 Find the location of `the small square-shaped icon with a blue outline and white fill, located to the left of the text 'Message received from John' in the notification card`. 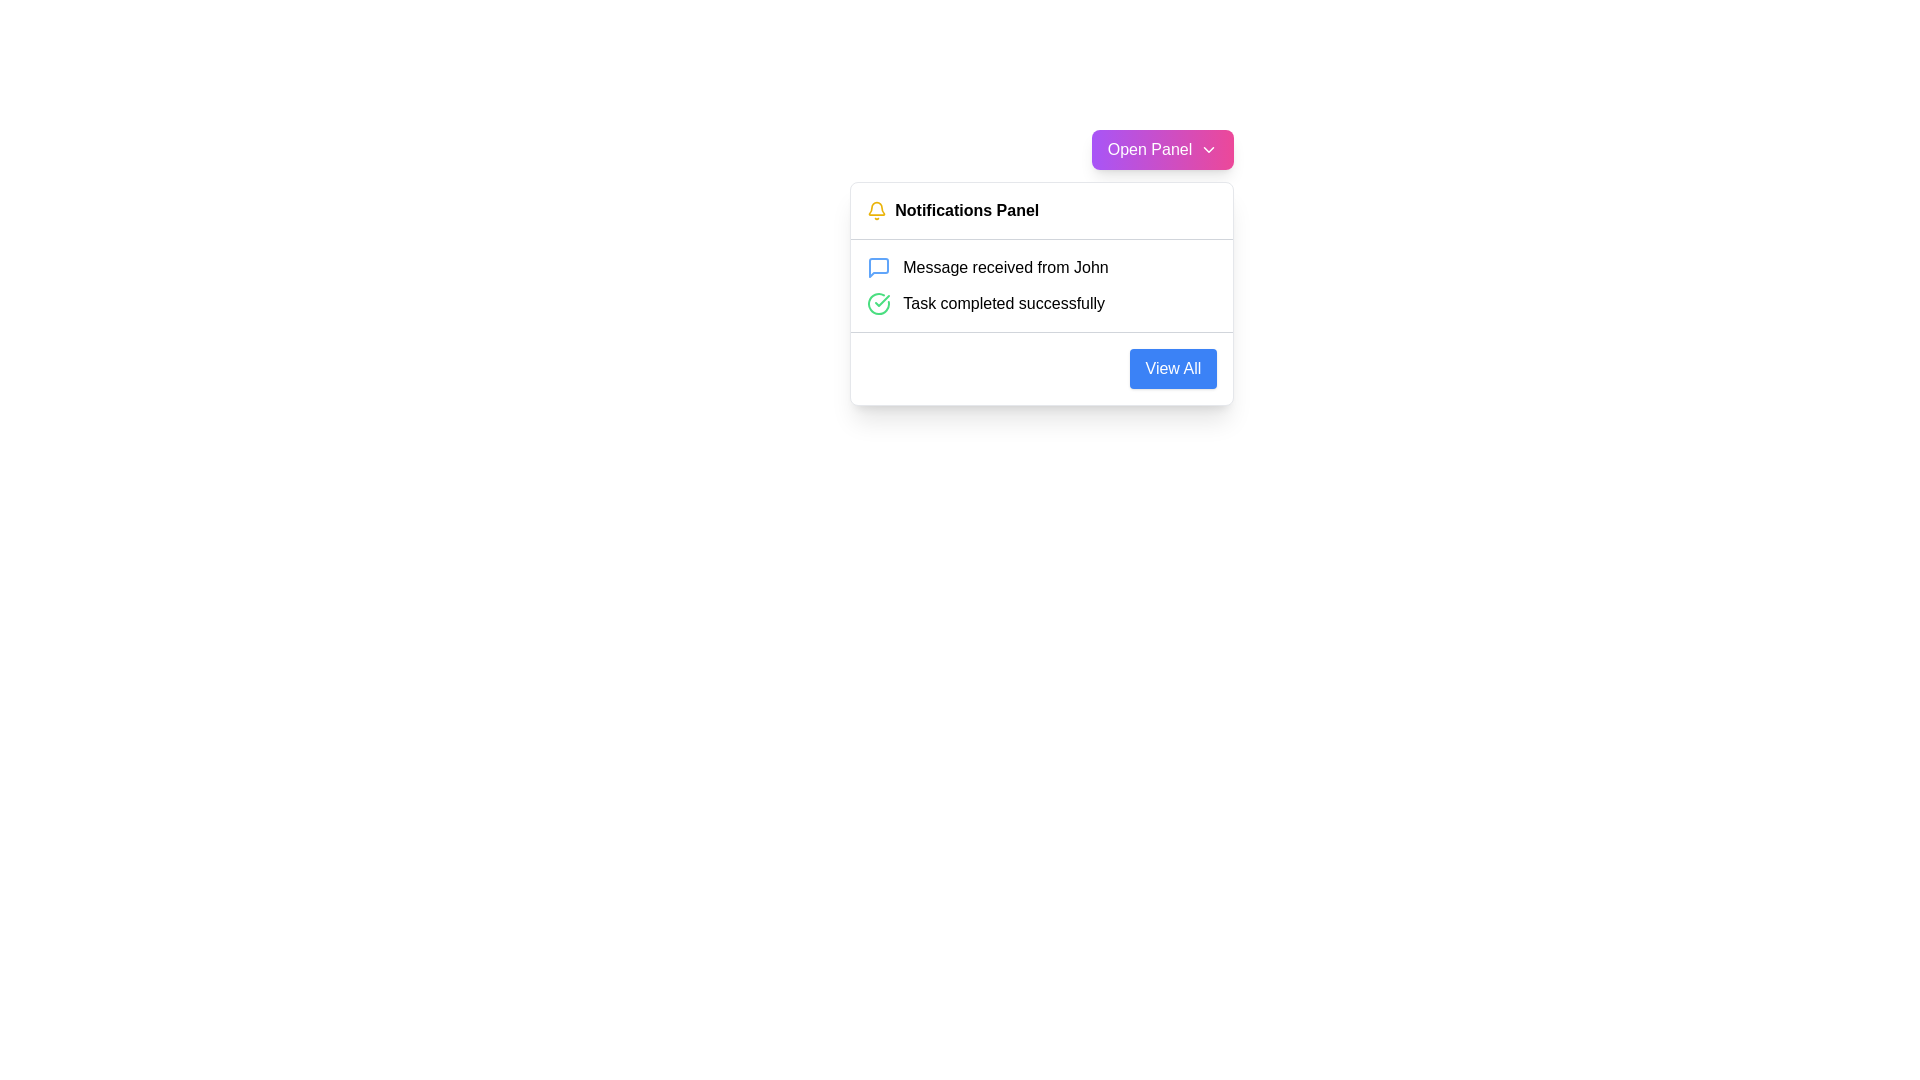

the small square-shaped icon with a blue outline and white fill, located to the left of the text 'Message received from John' in the notification card is located at coordinates (879, 266).